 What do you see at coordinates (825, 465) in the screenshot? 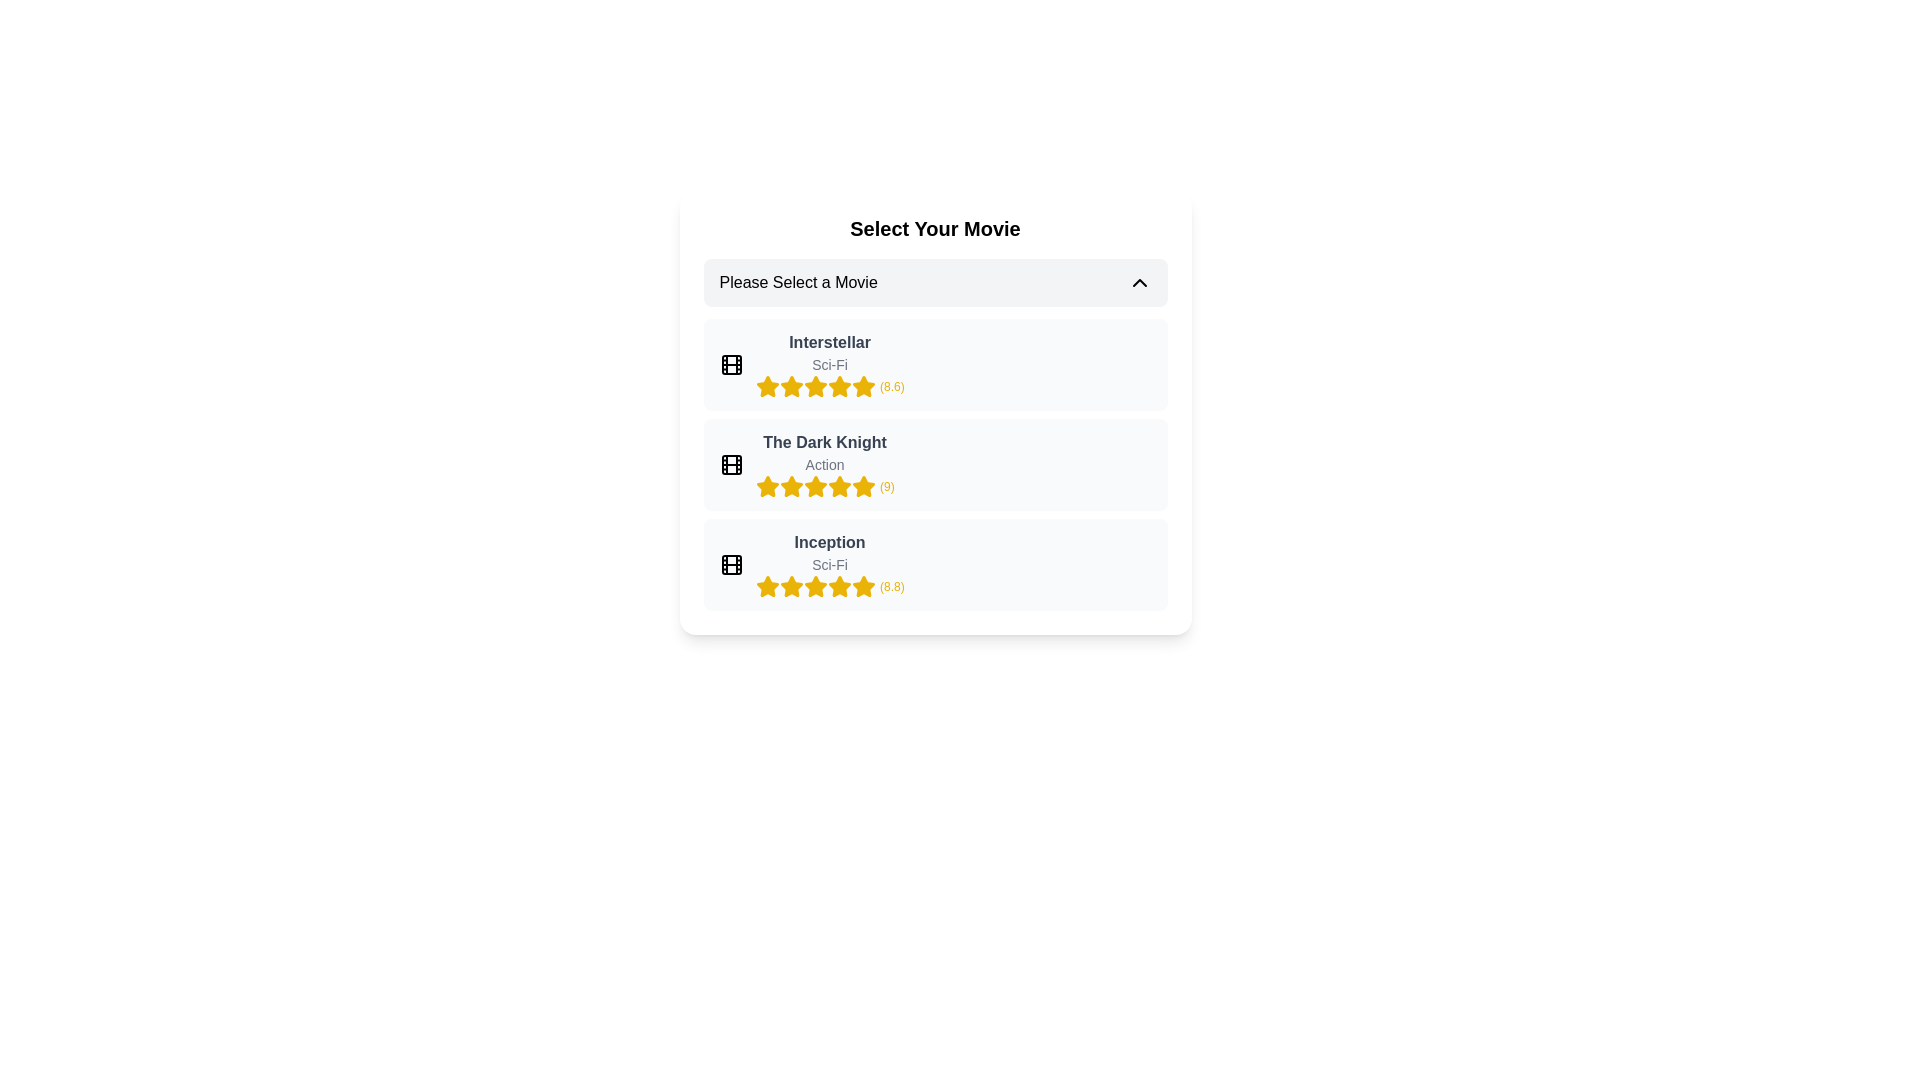
I see `the text label styled with small, gray-colored text reading 'Action' located within the 'The Dark Knight' section, directly below the movie title and above the rating area` at bounding box center [825, 465].